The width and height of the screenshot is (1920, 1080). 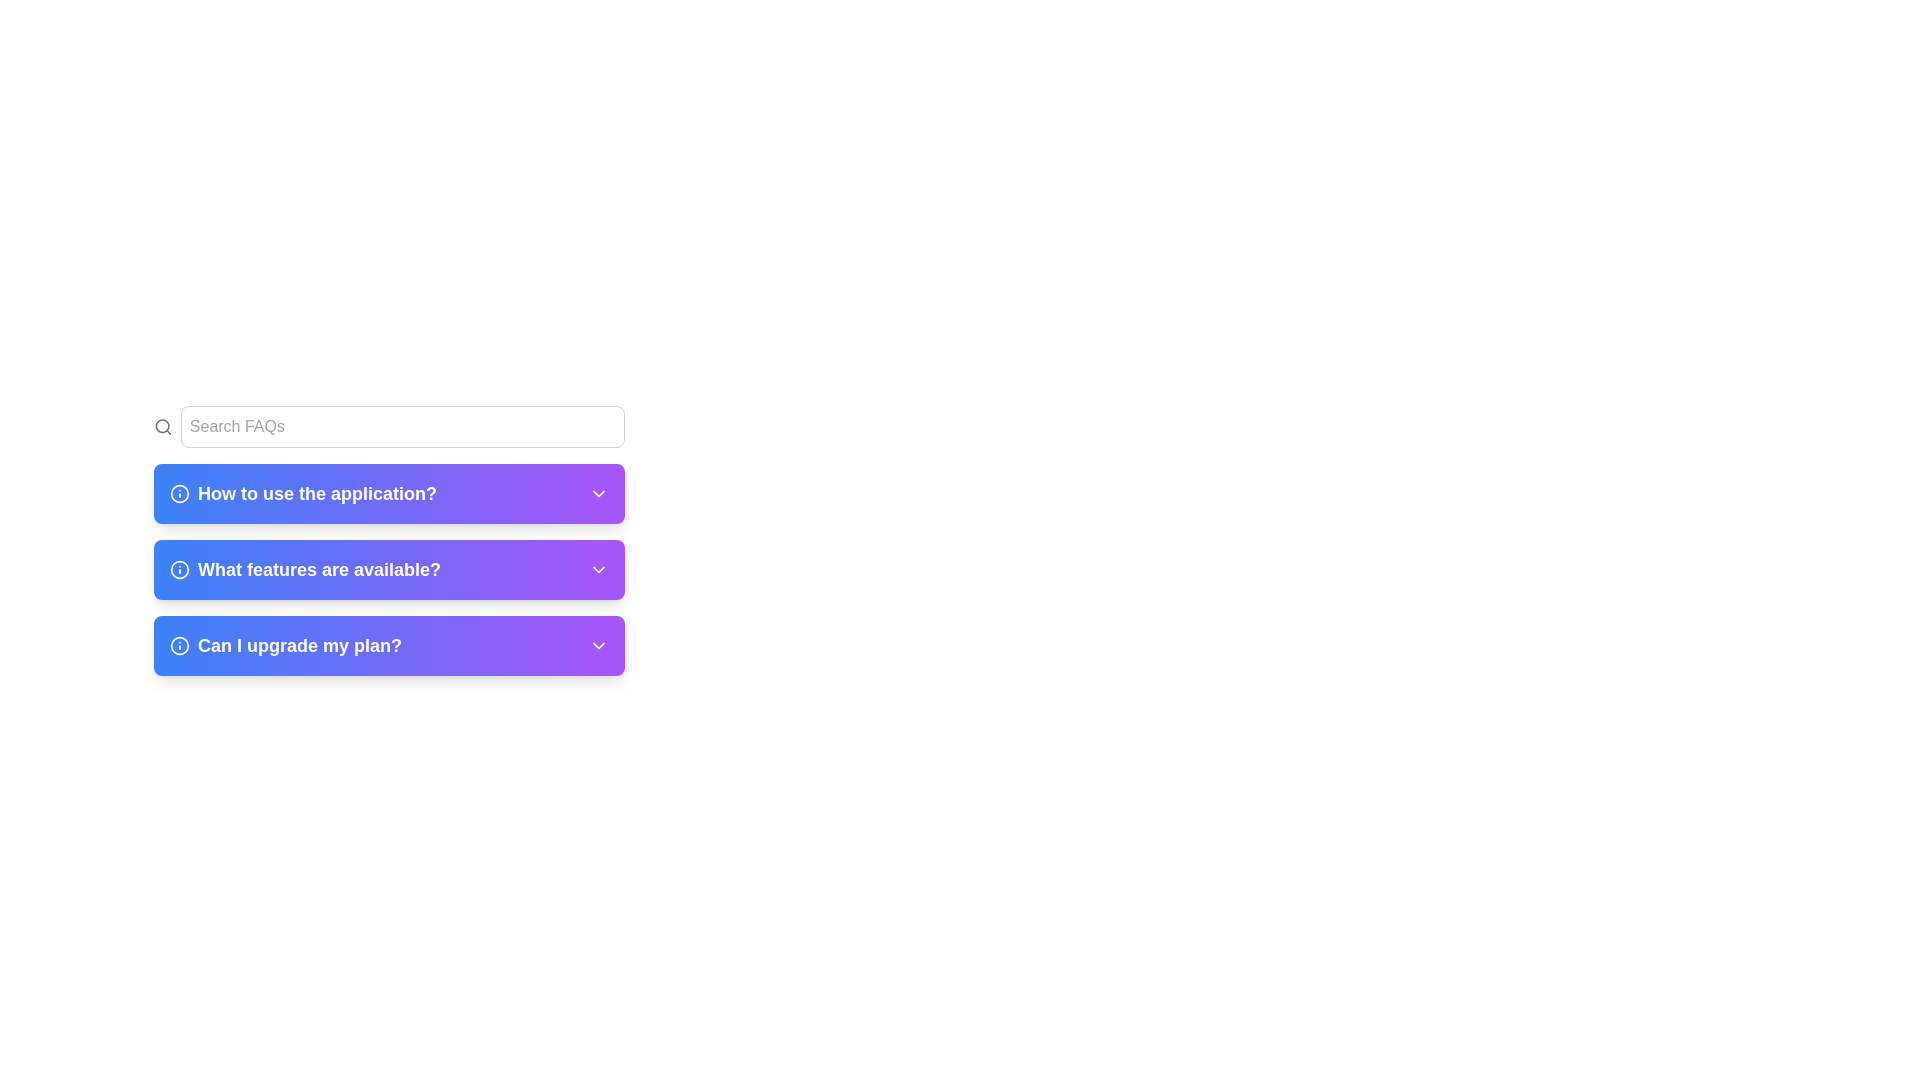 I want to click on the third expandable list item in the FAQ section, so click(x=389, y=645).